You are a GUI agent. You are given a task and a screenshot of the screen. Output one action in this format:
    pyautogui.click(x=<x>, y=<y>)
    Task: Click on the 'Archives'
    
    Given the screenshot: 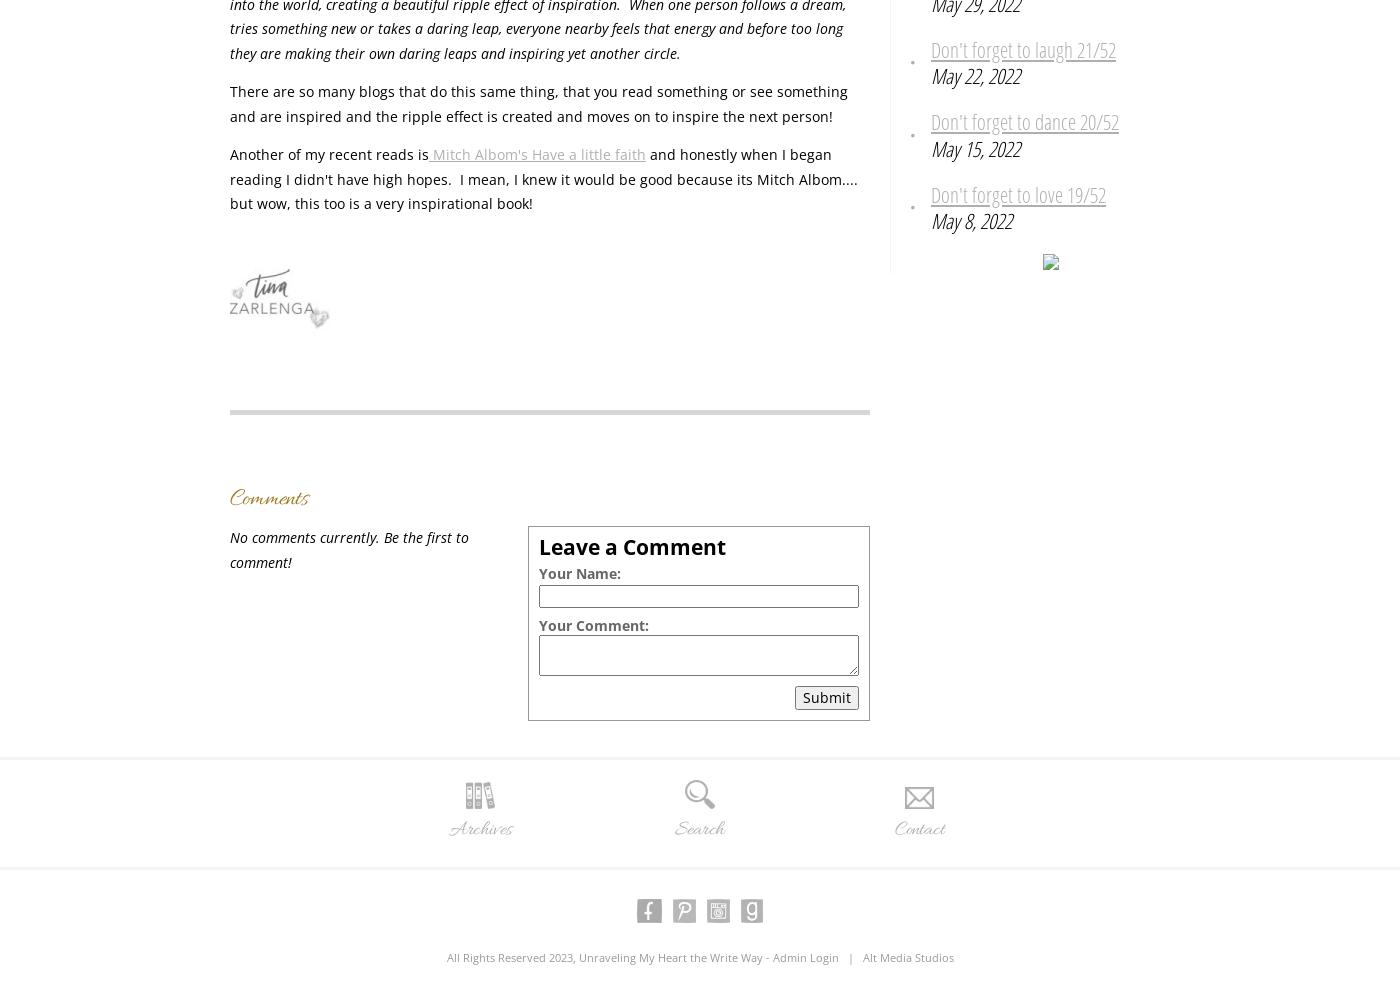 What is the action you would take?
    pyautogui.click(x=480, y=828)
    